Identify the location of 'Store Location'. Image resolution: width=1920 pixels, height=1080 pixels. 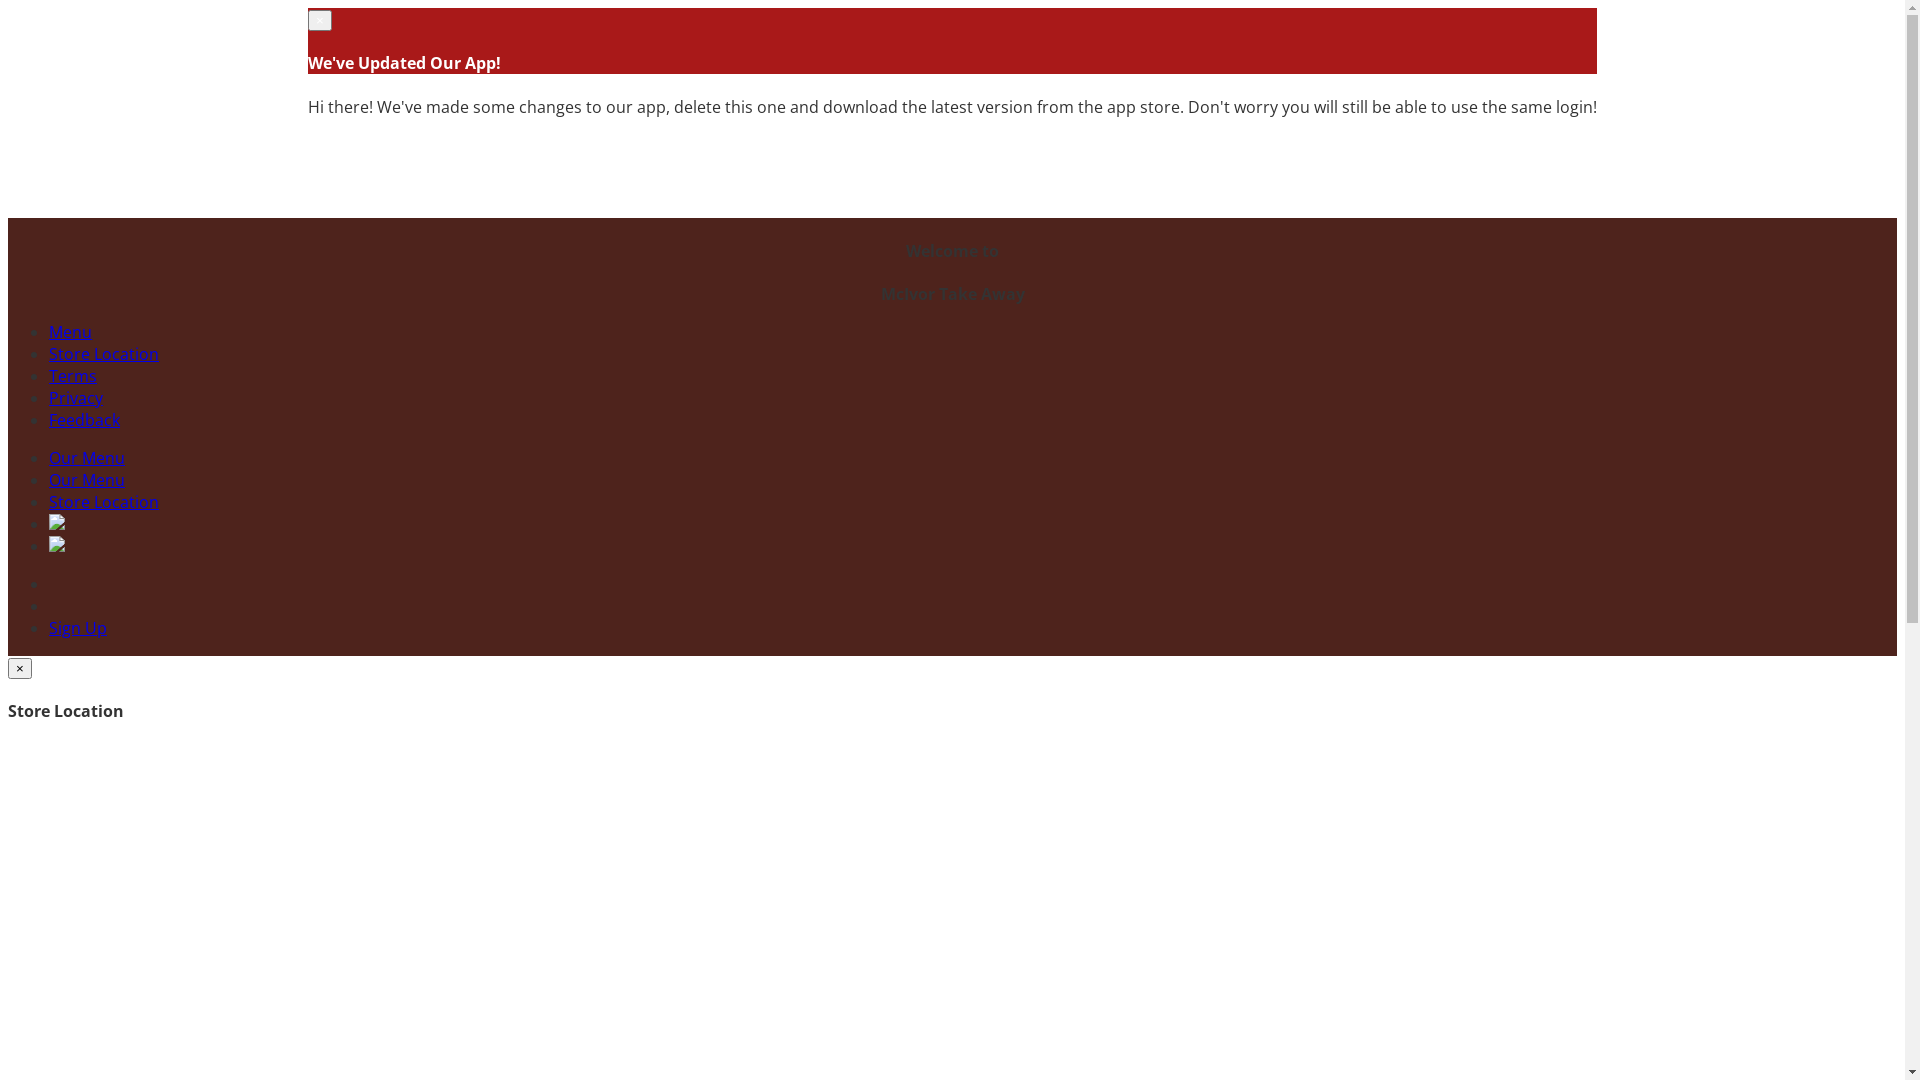
(103, 500).